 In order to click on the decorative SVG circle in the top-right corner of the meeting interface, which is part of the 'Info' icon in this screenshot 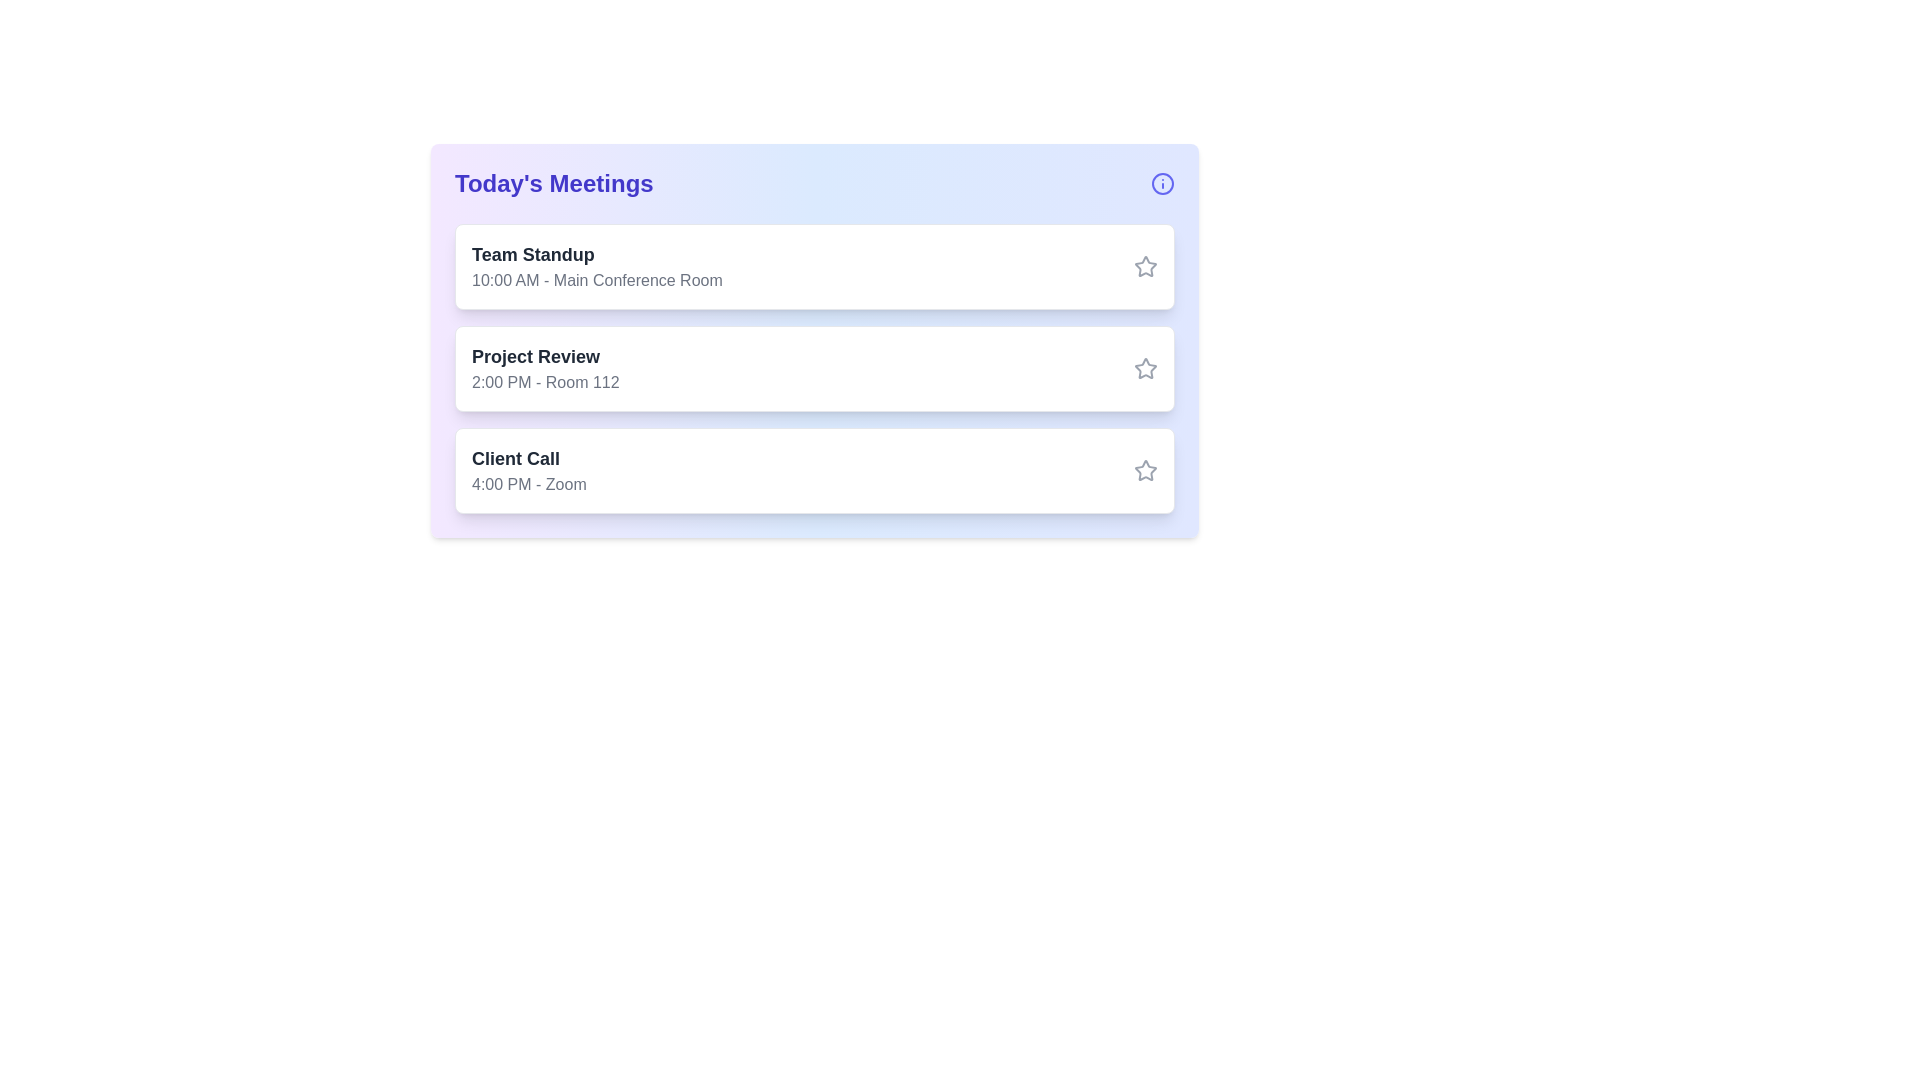, I will do `click(1162, 184)`.